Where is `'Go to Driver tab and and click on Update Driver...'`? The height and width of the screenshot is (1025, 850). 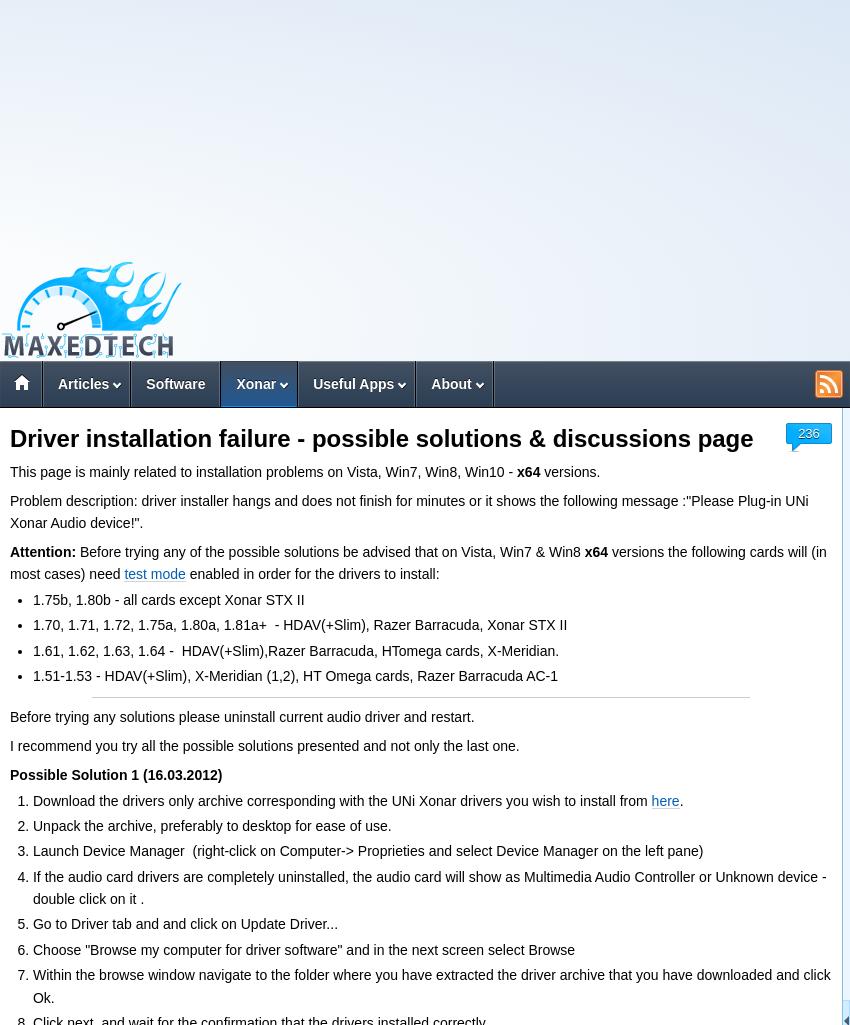
'Go to Driver tab and and click on Update Driver...' is located at coordinates (30, 923).